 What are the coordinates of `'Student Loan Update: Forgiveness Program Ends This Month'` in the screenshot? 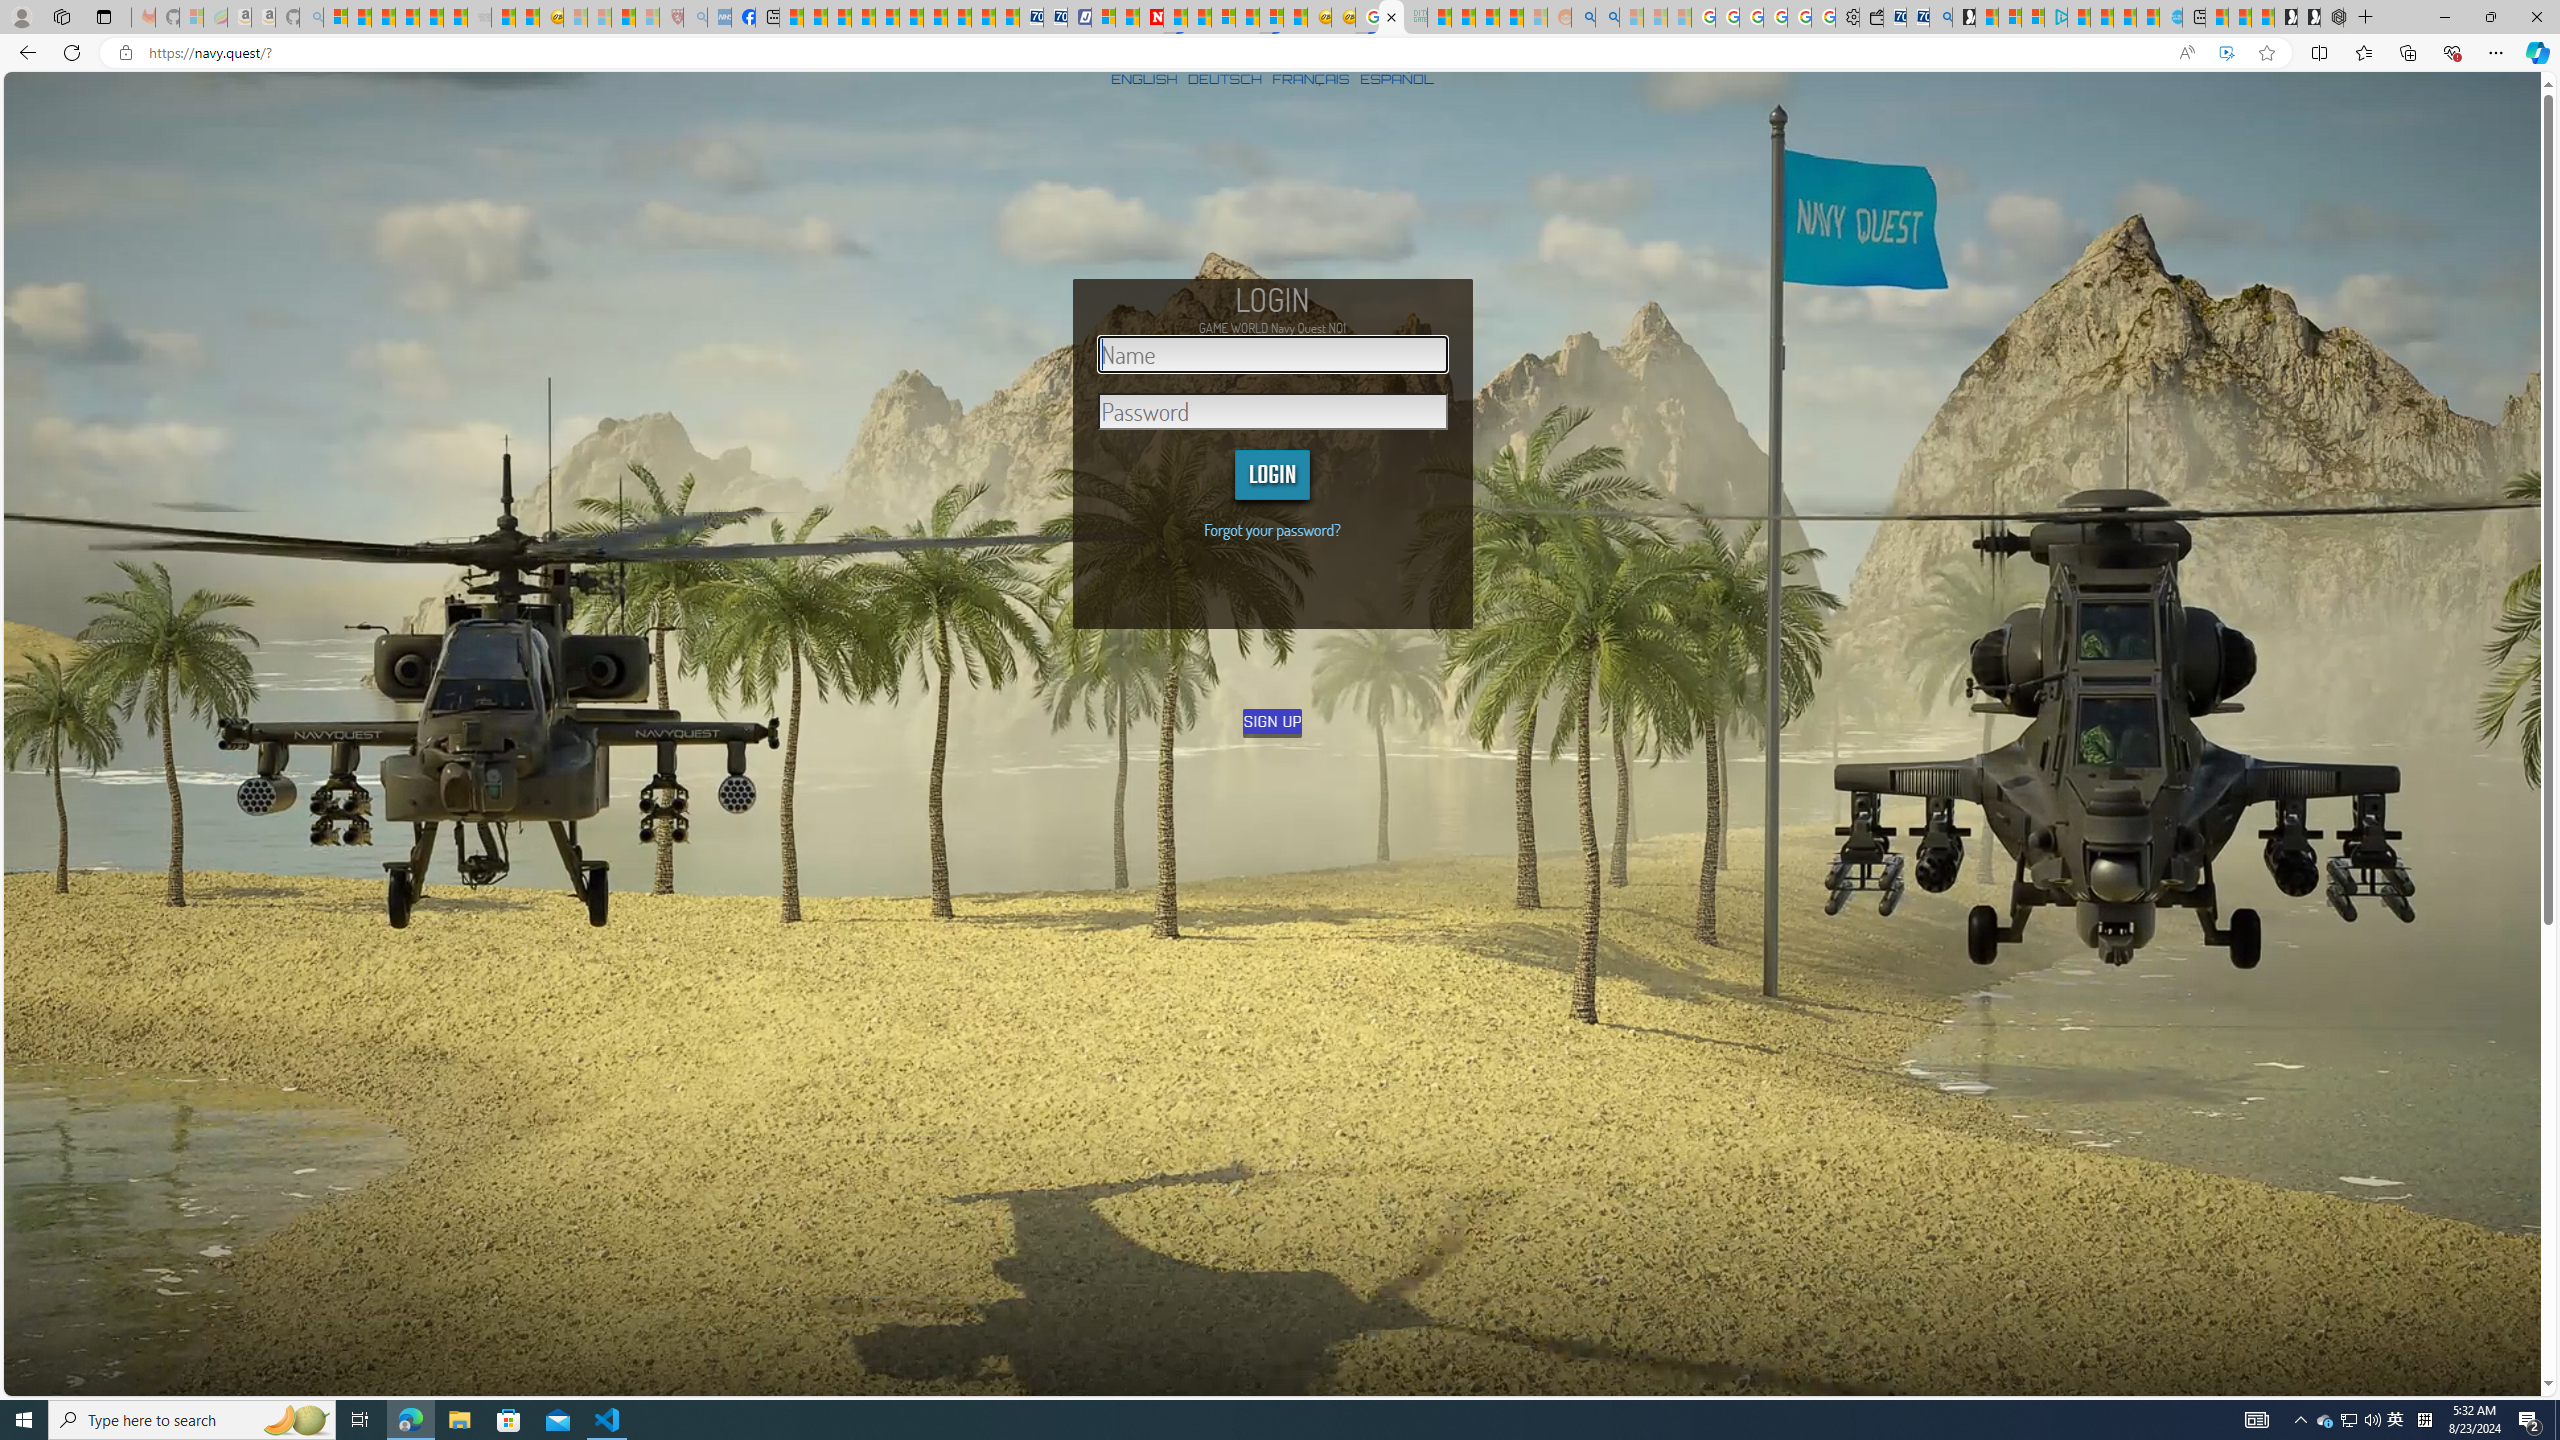 It's located at (1509, 16).